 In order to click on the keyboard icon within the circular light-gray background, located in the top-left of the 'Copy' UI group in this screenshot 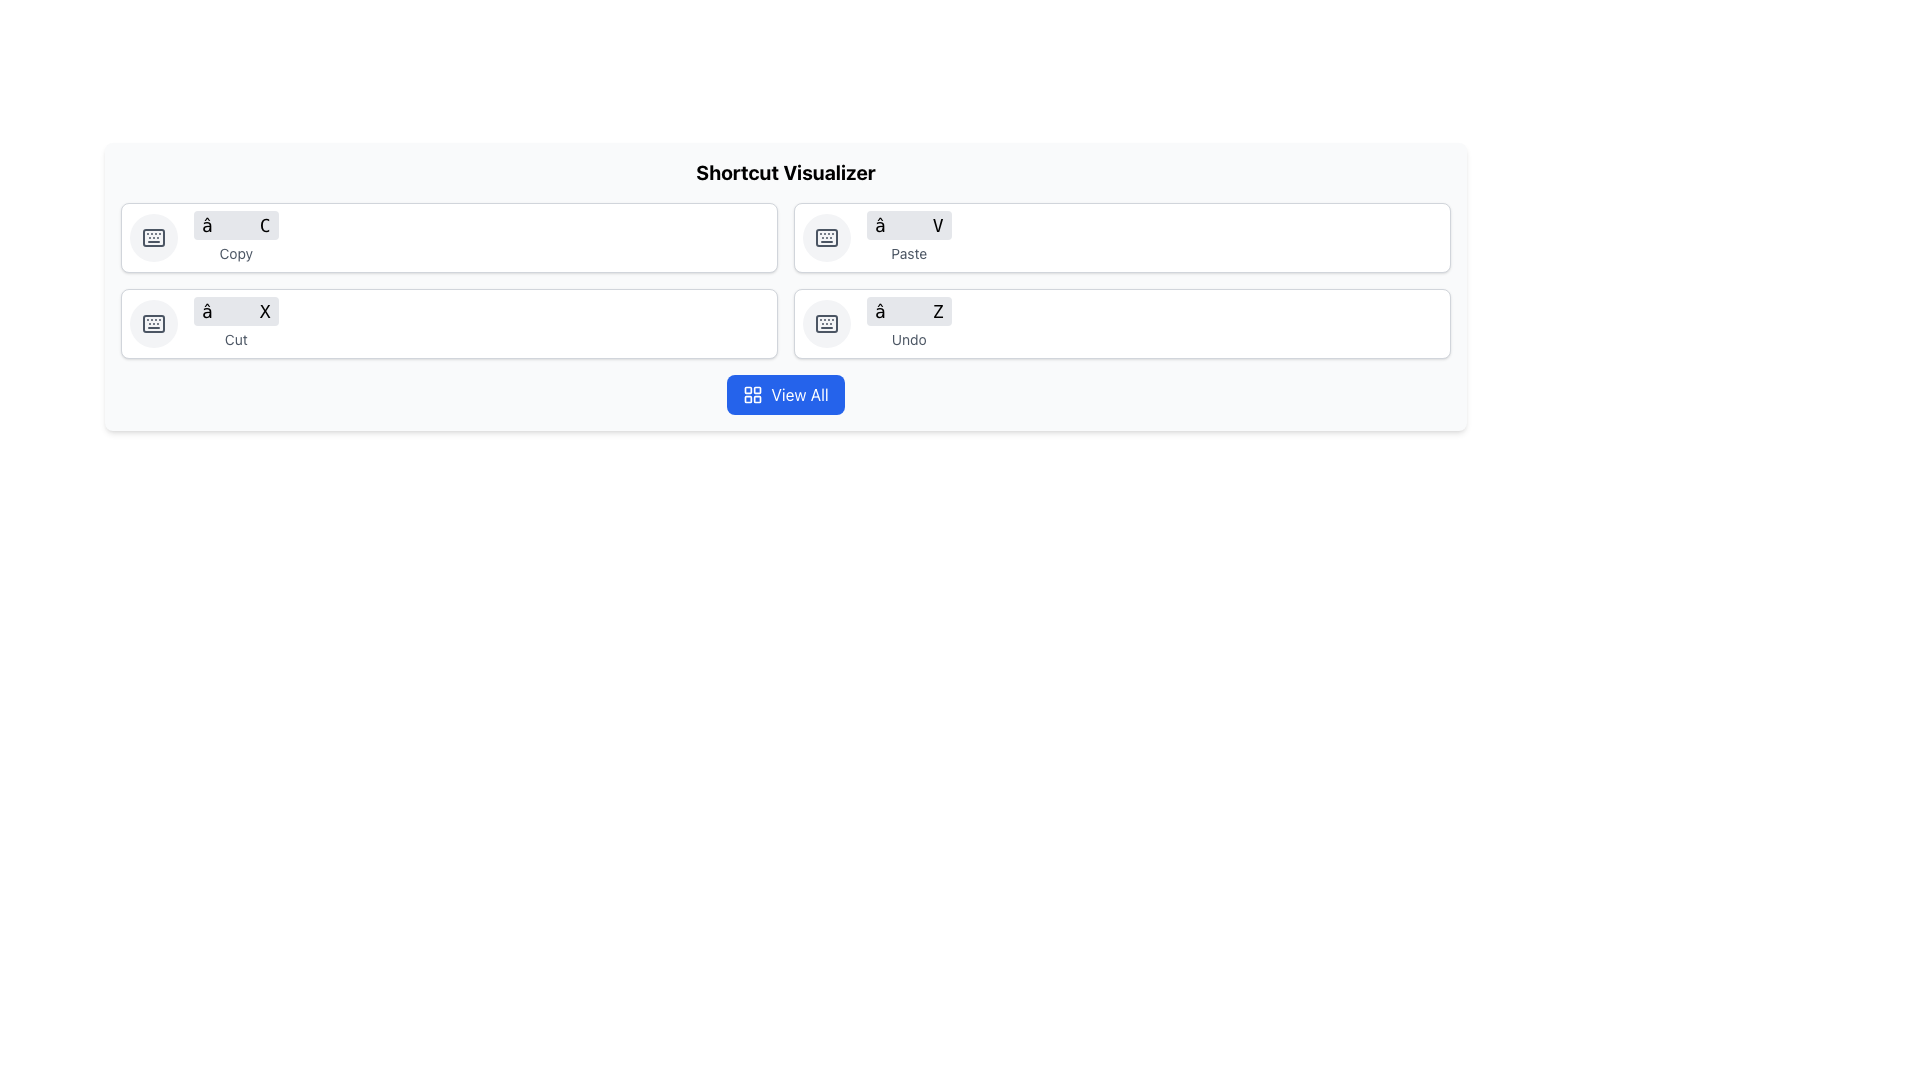, I will do `click(826, 237)`.